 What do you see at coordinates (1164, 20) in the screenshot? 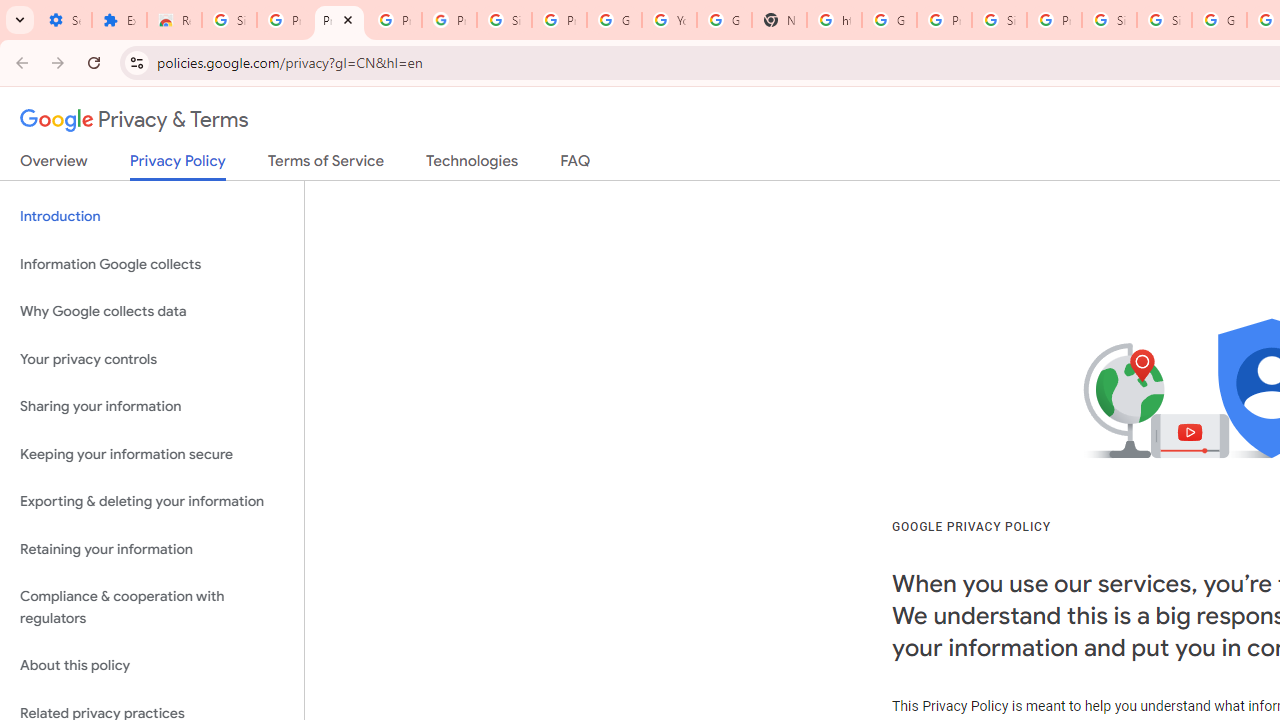
I see `'Sign in - Google Accounts'` at bounding box center [1164, 20].